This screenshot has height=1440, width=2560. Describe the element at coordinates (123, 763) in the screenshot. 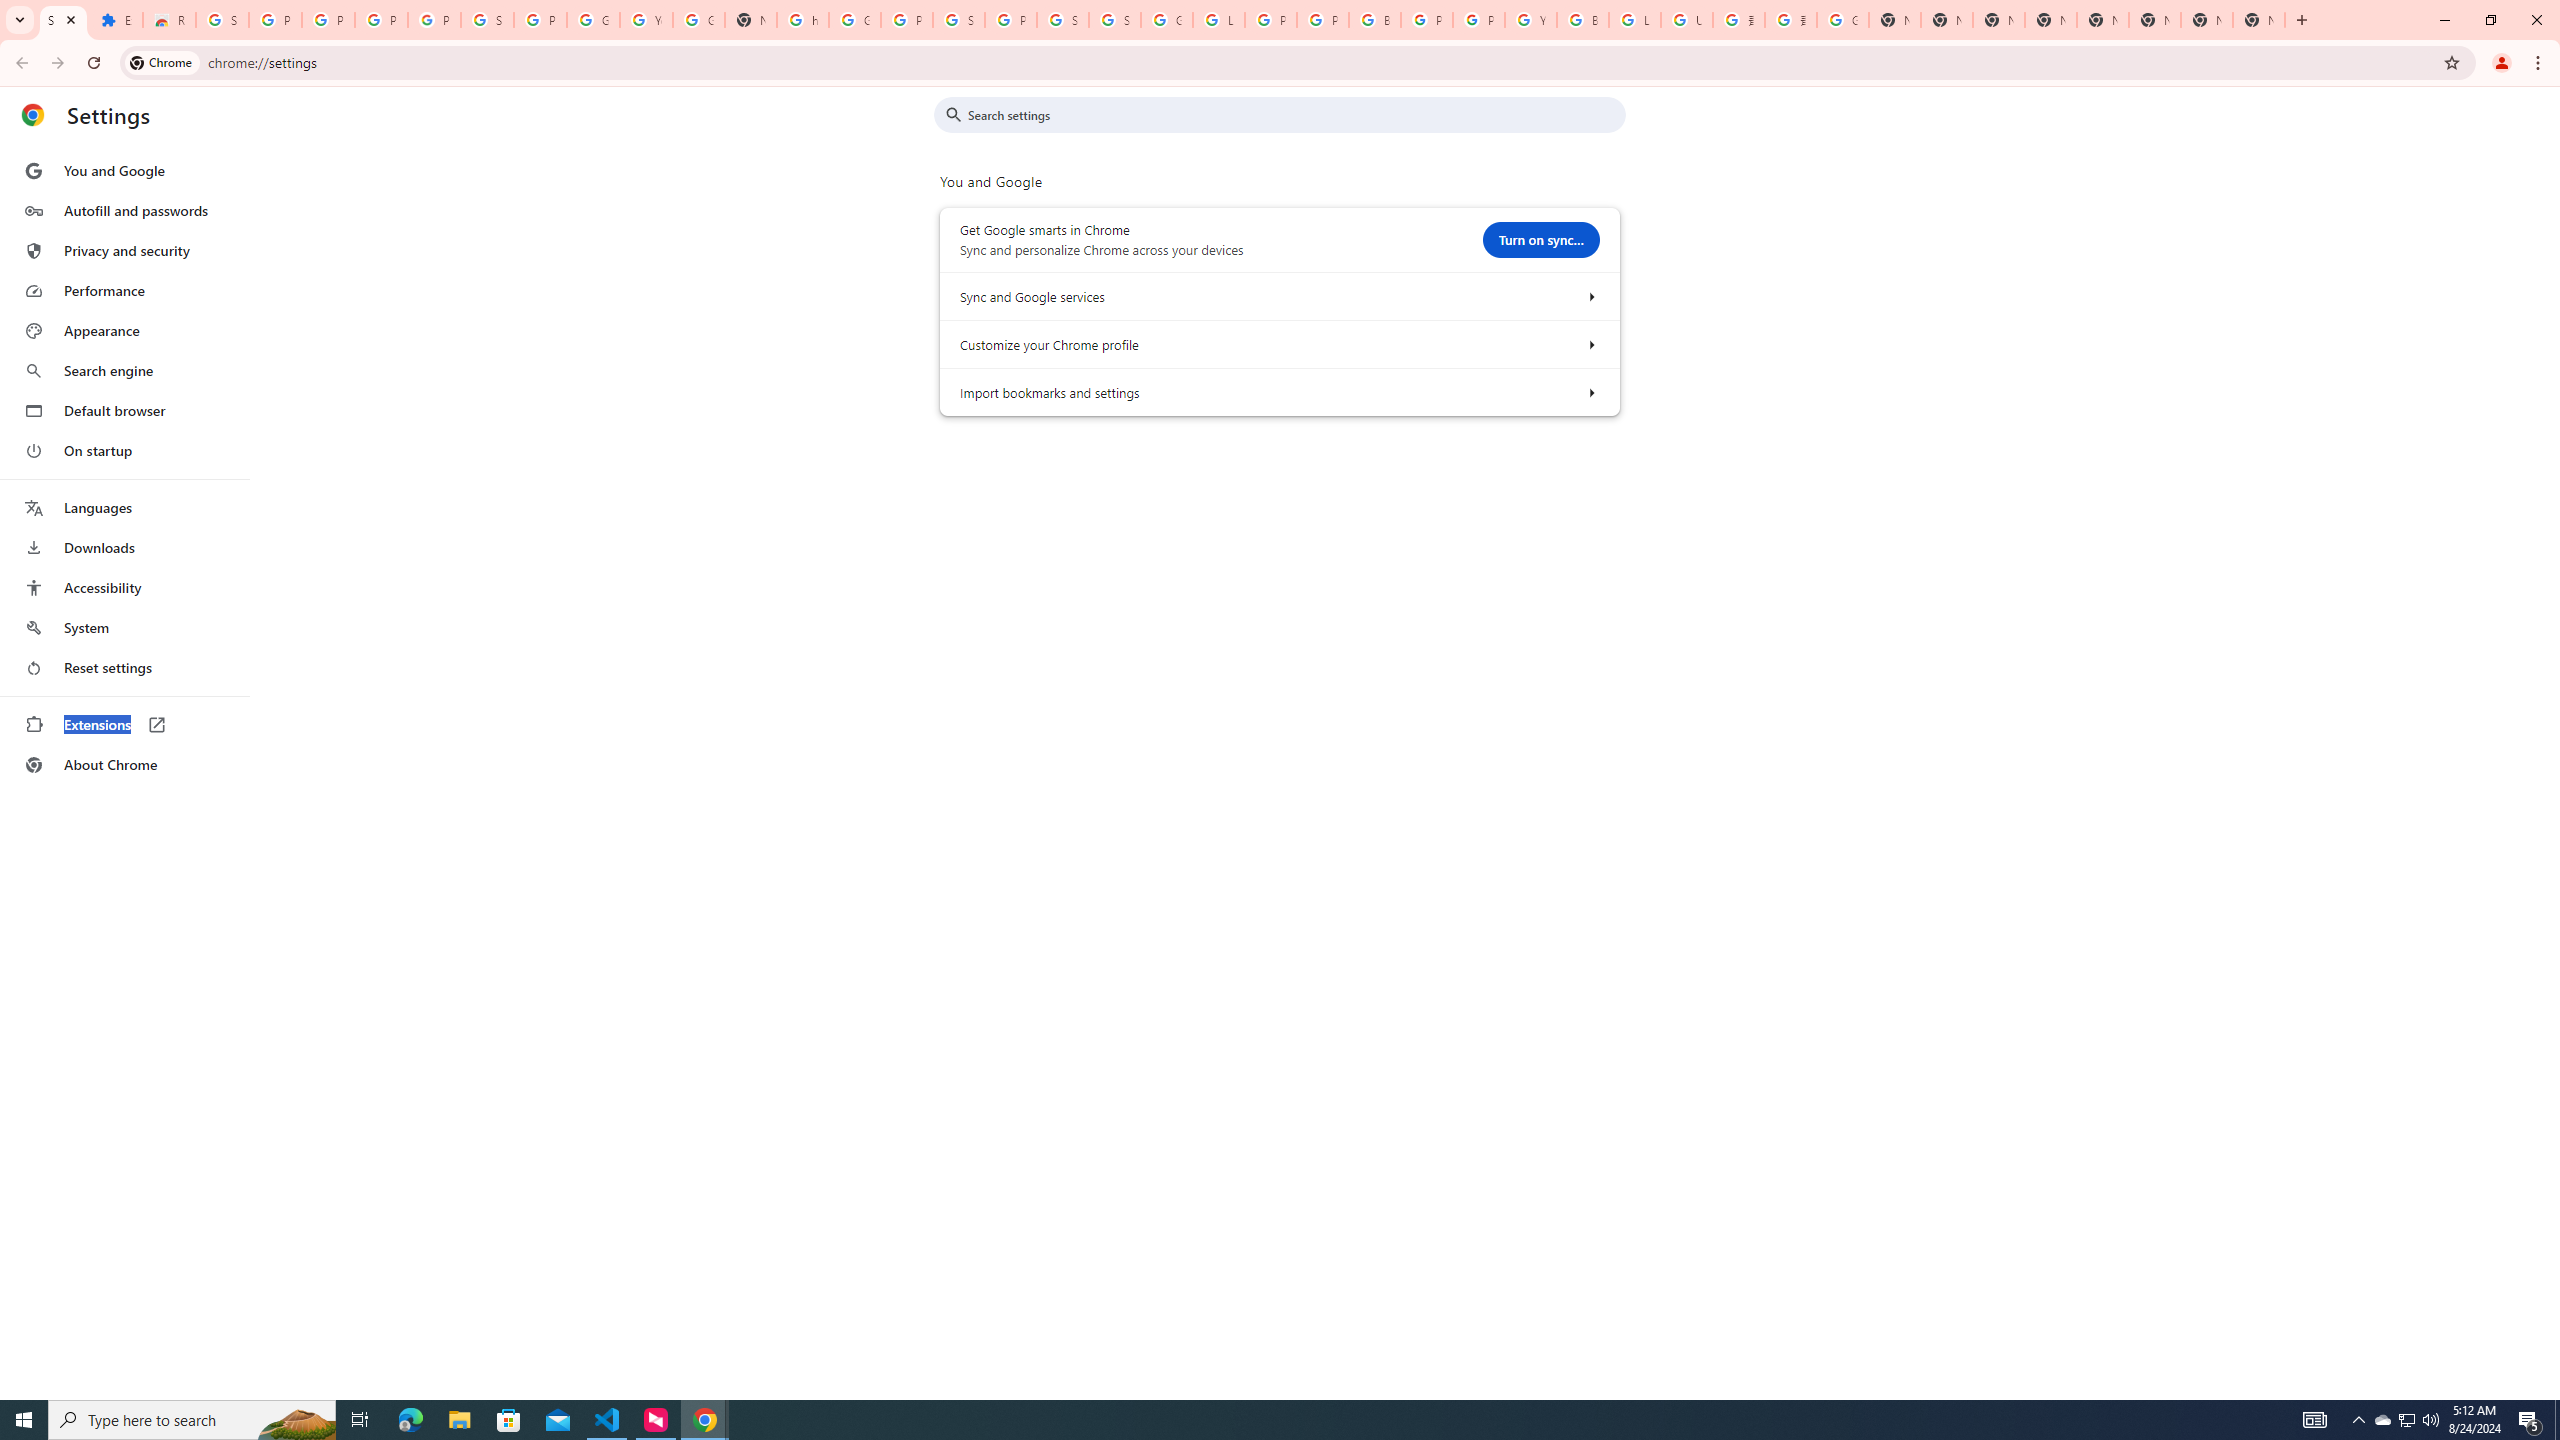

I see `'About Chrome'` at that location.